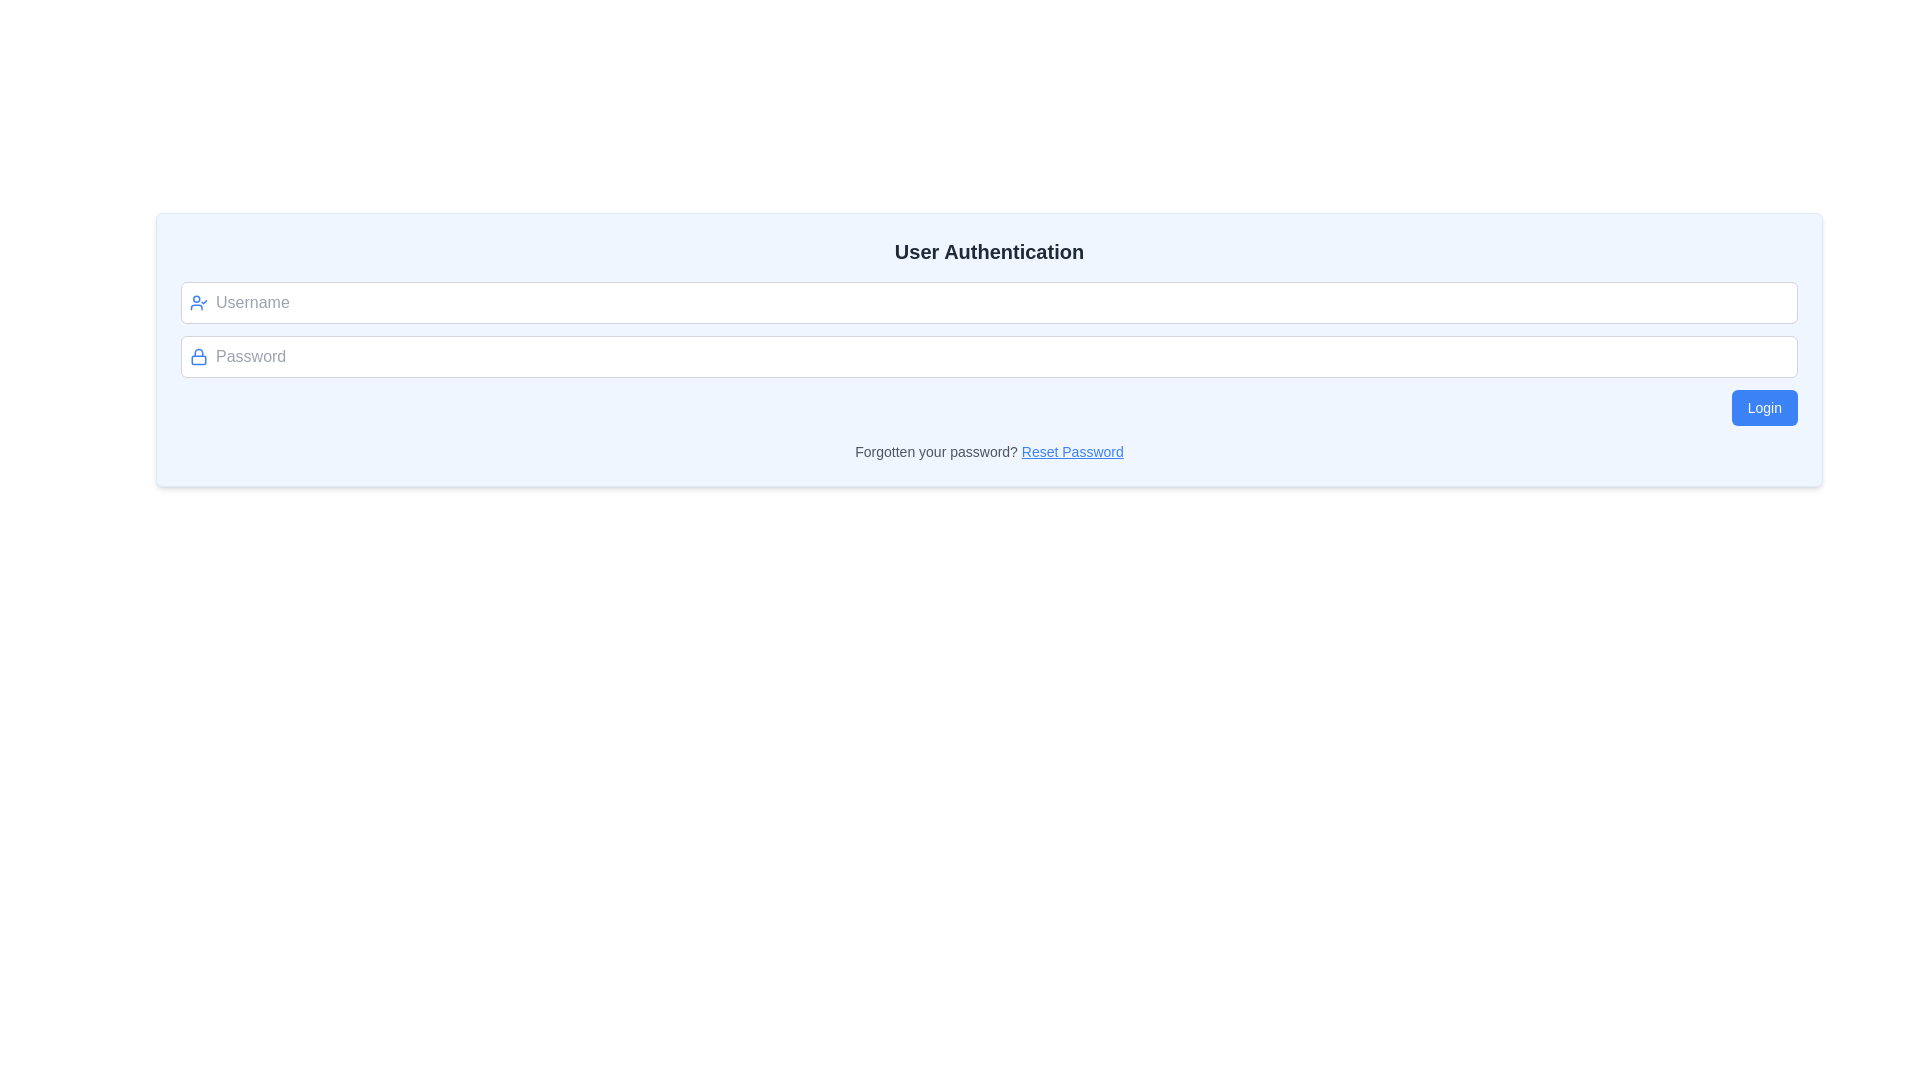  What do you see at coordinates (198, 303) in the screenshot?
I see `the blue user profile icon with a check mark at the start of the username field` at bounding box center [198, 303].